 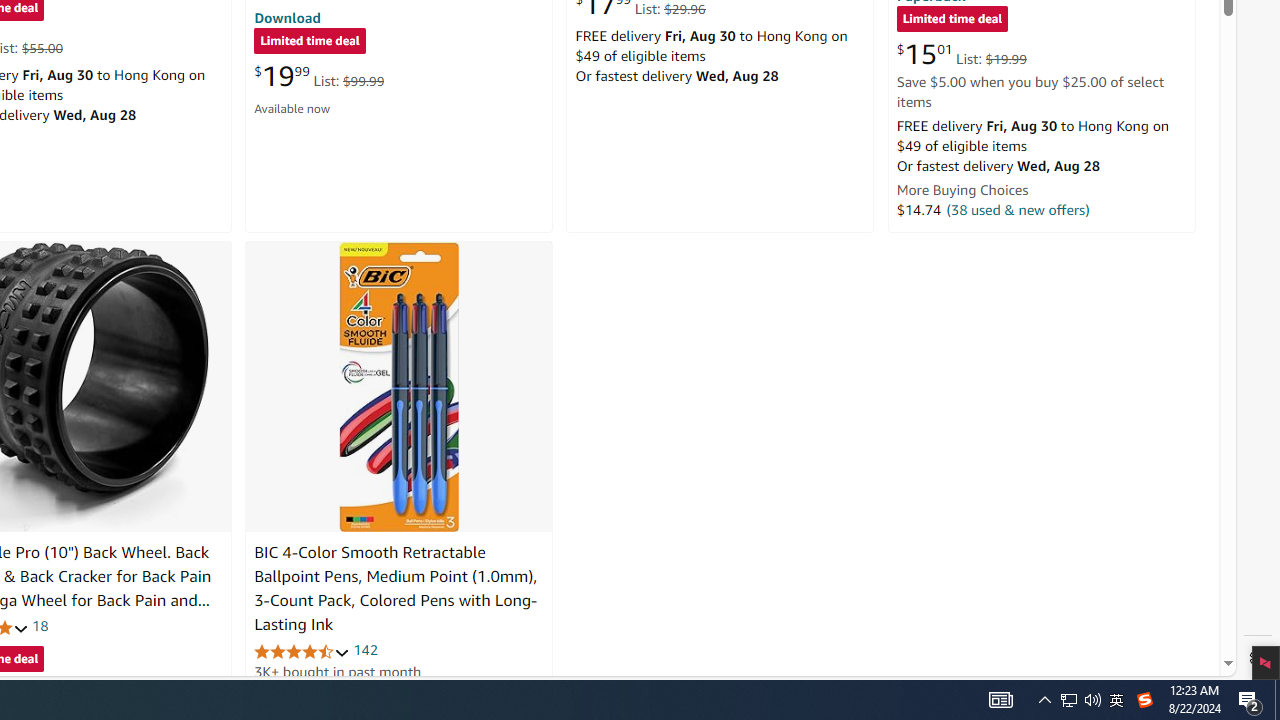 What do you see at coordinates (301, 651) in the screenshot?
I see `'4.6 out of 5 stars'` at bounding box center [301, 651].